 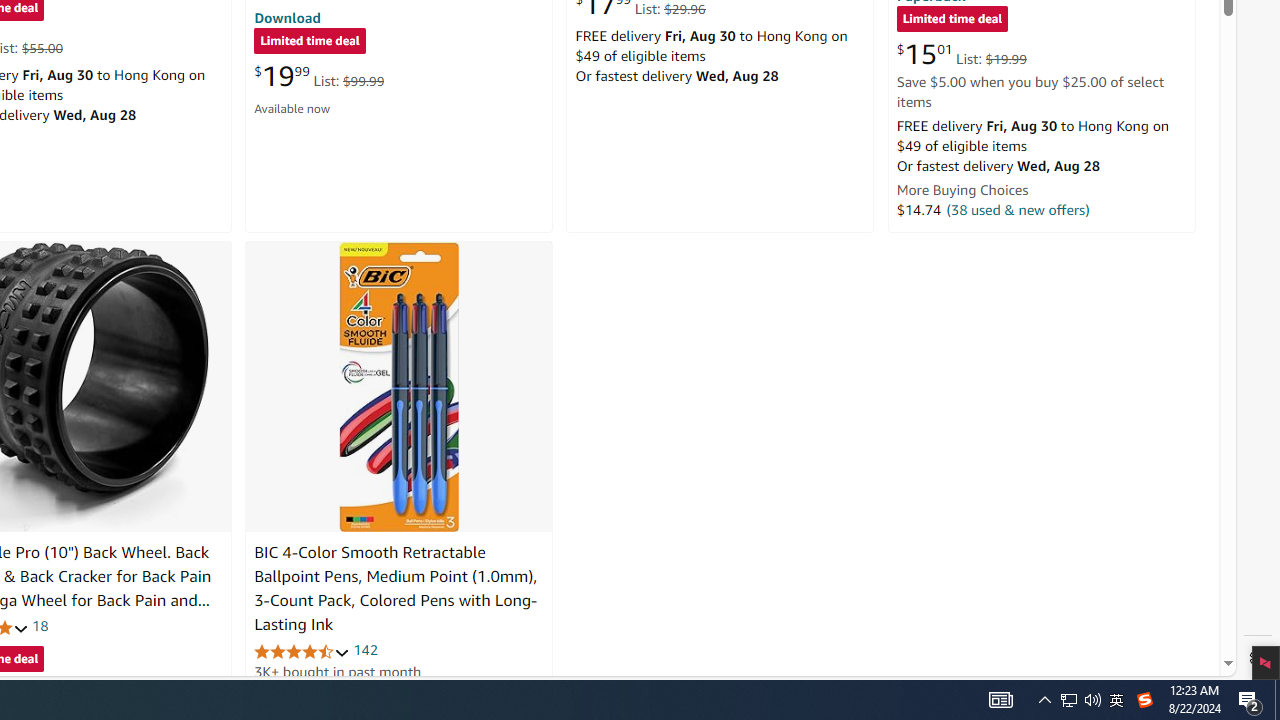 What do you see at coordinates (301, 651) in the screenshot?
I see `'4.6 out of 5 stars'` at bounding box center [301, 651].